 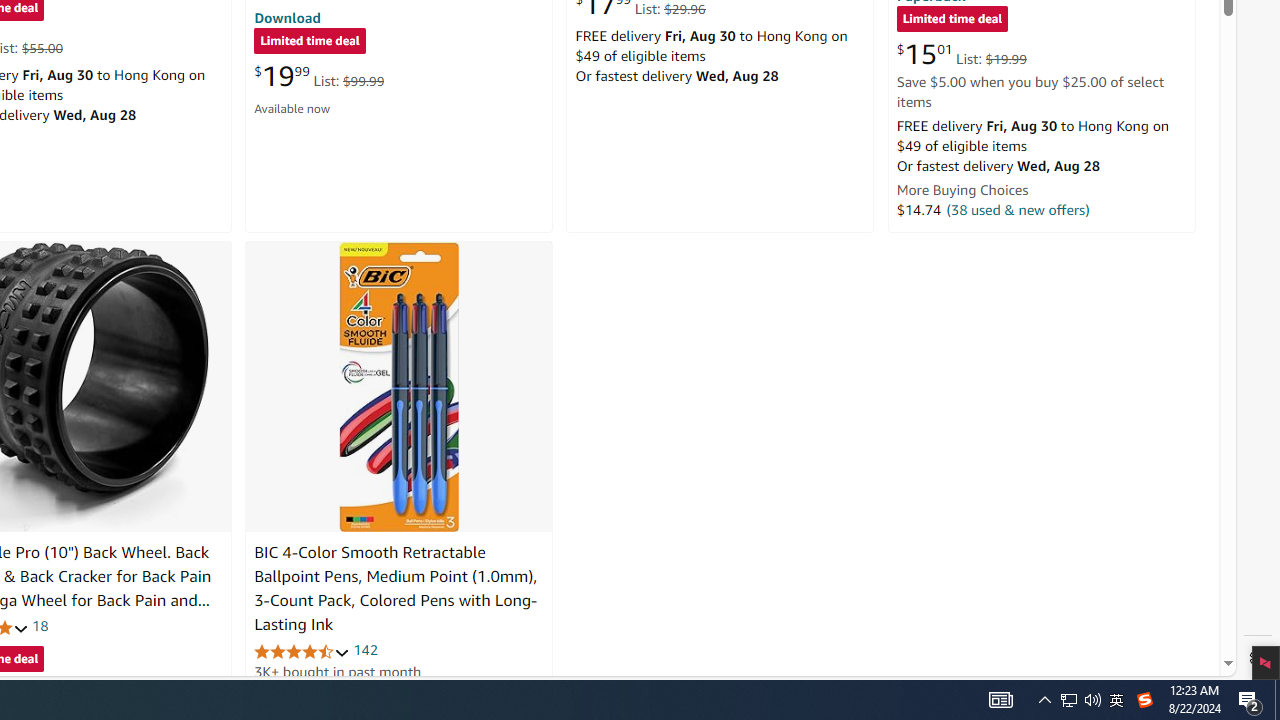 What do you see at coordinates (301, 651) in the screenshot?
I see `'4.6 out of 5 stars'` at bounding box center [301, 651].